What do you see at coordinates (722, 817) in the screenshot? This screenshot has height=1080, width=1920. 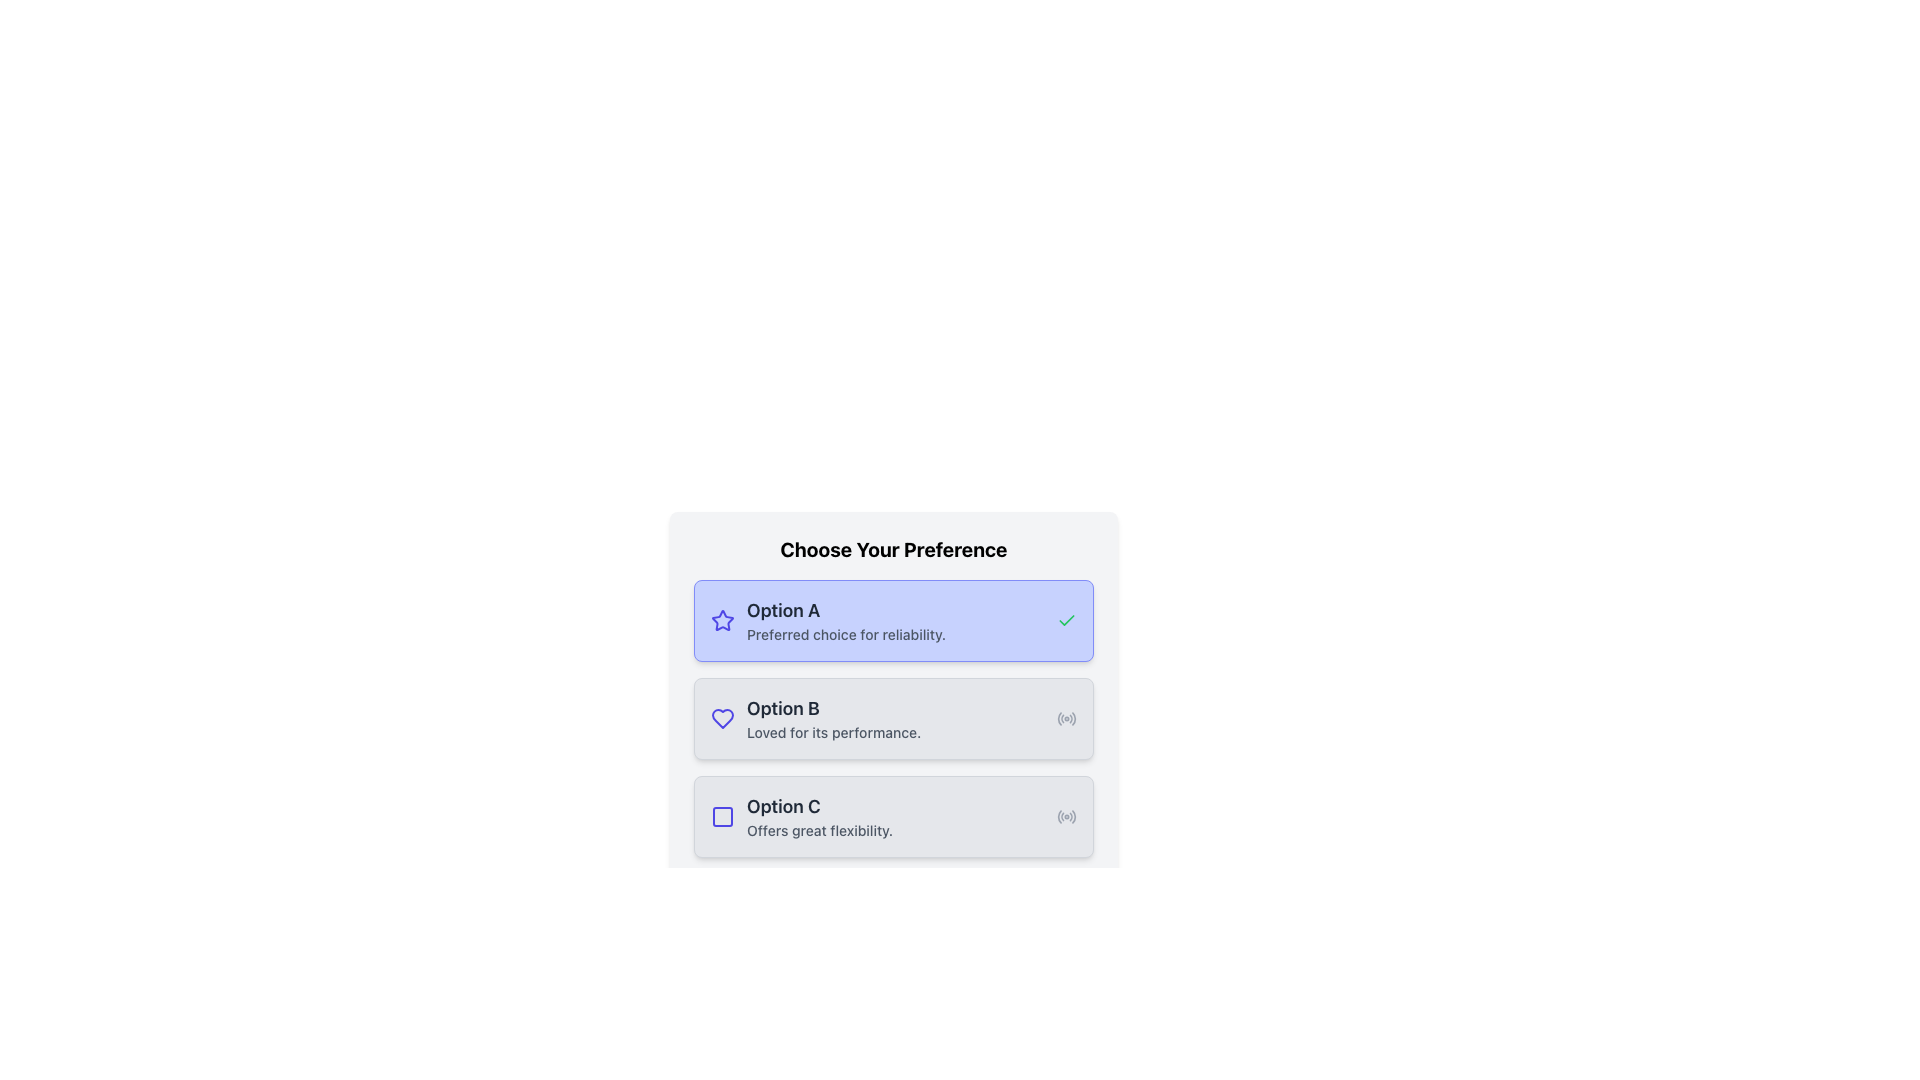 I see `the selection icon for 'Option C', which visually represents this option and is located near the text 'Option C' and its description` at bounding box center [722, 817].